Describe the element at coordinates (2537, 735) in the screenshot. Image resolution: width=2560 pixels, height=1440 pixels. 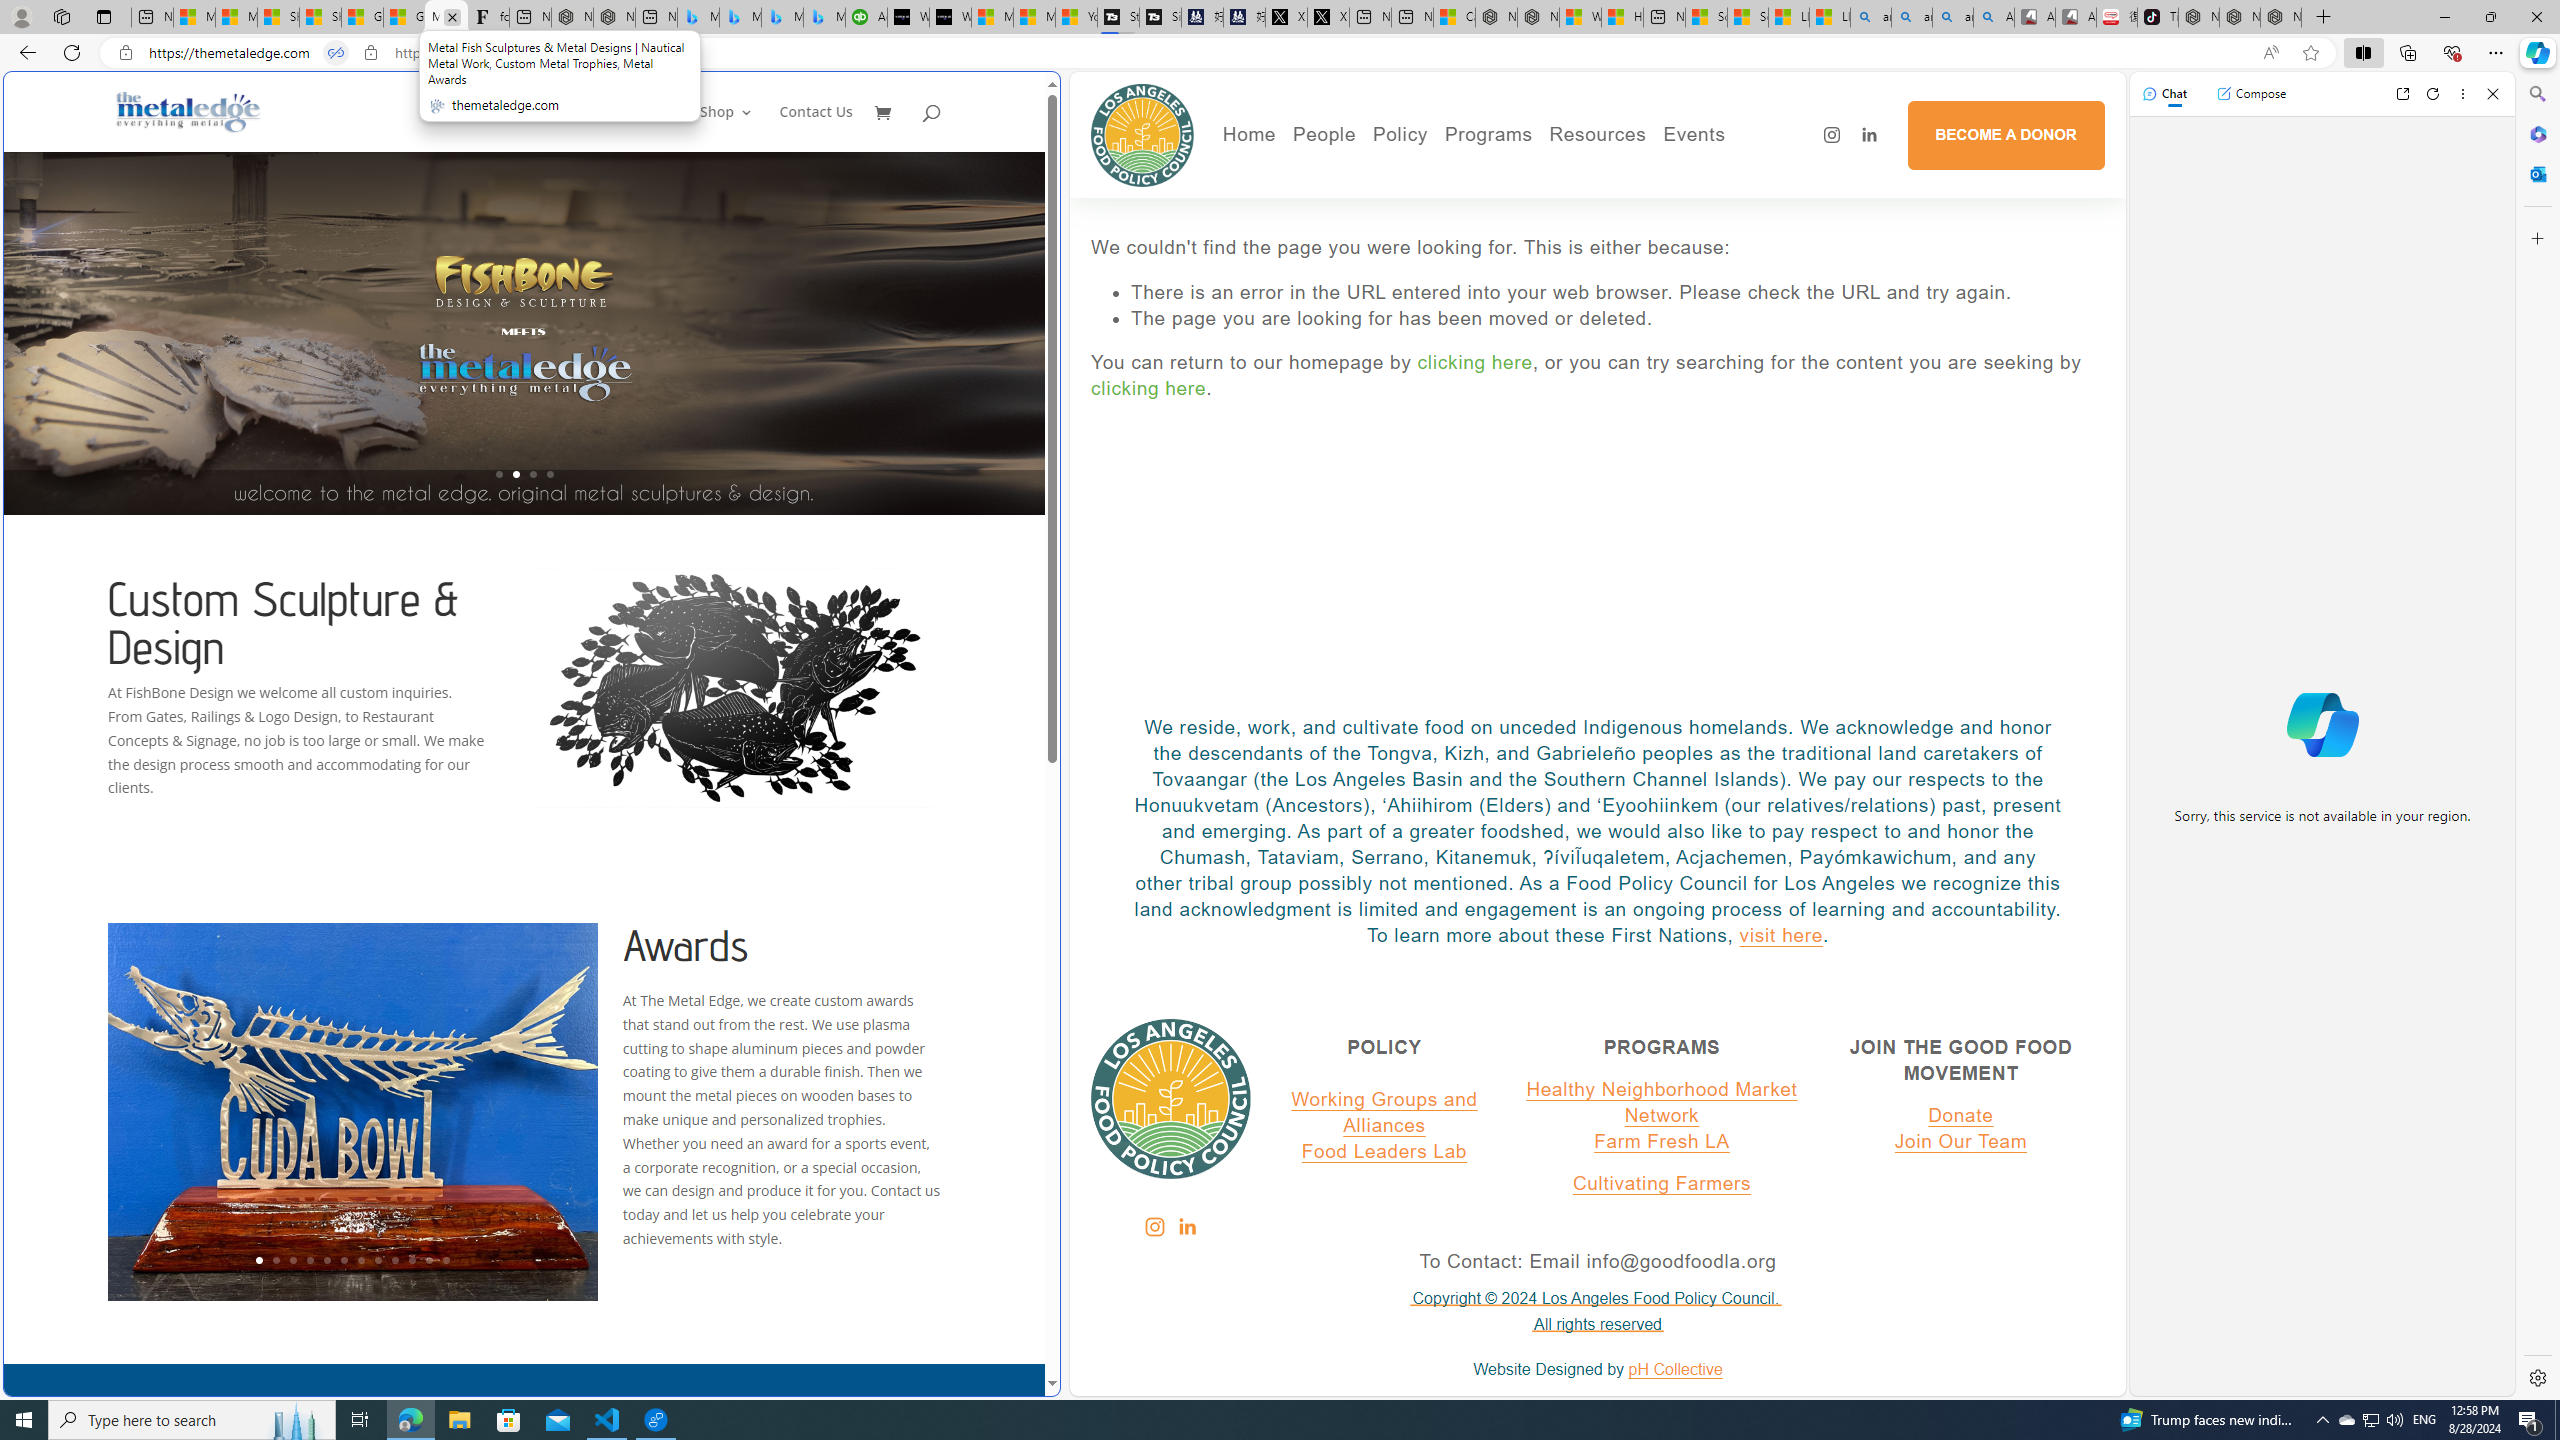
I see `'Side bar'` at that location.